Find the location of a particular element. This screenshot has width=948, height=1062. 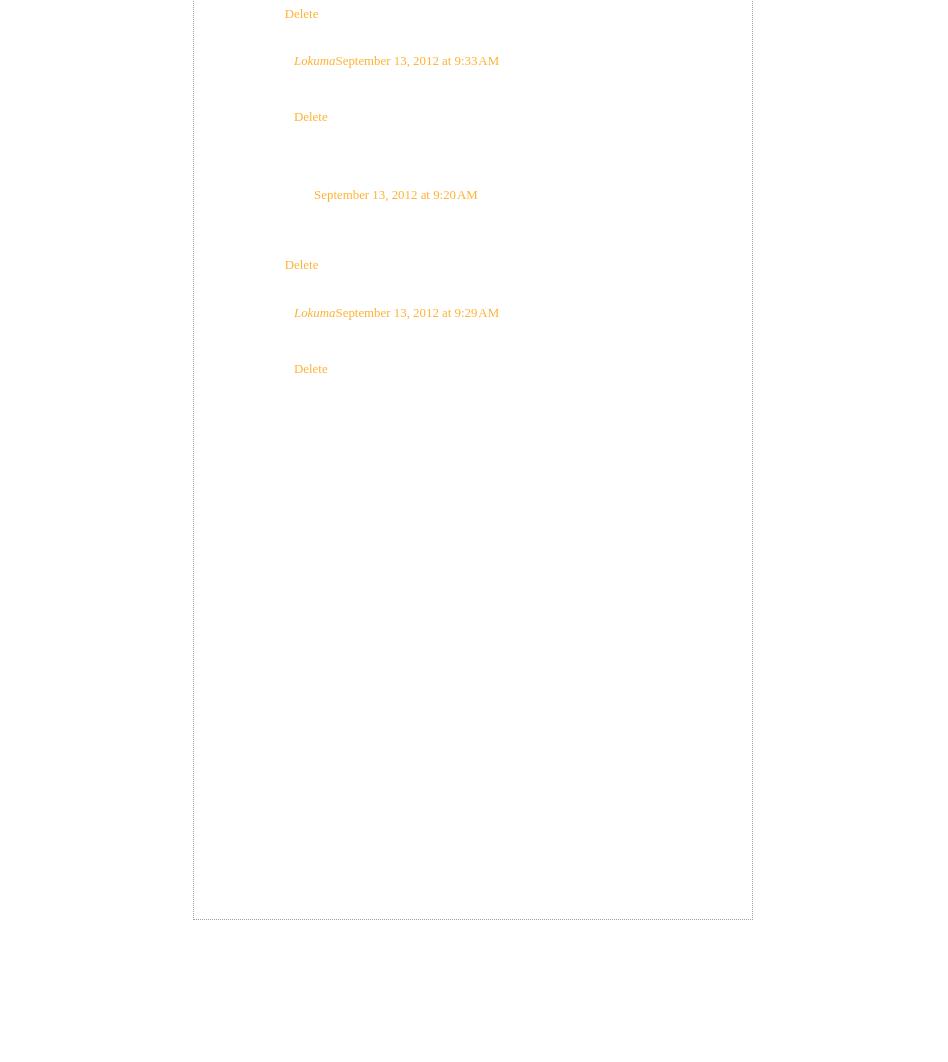

'Thanks for the suggestion, PatF. Please let us know if you try this.' is located at coordinates (463, 88).